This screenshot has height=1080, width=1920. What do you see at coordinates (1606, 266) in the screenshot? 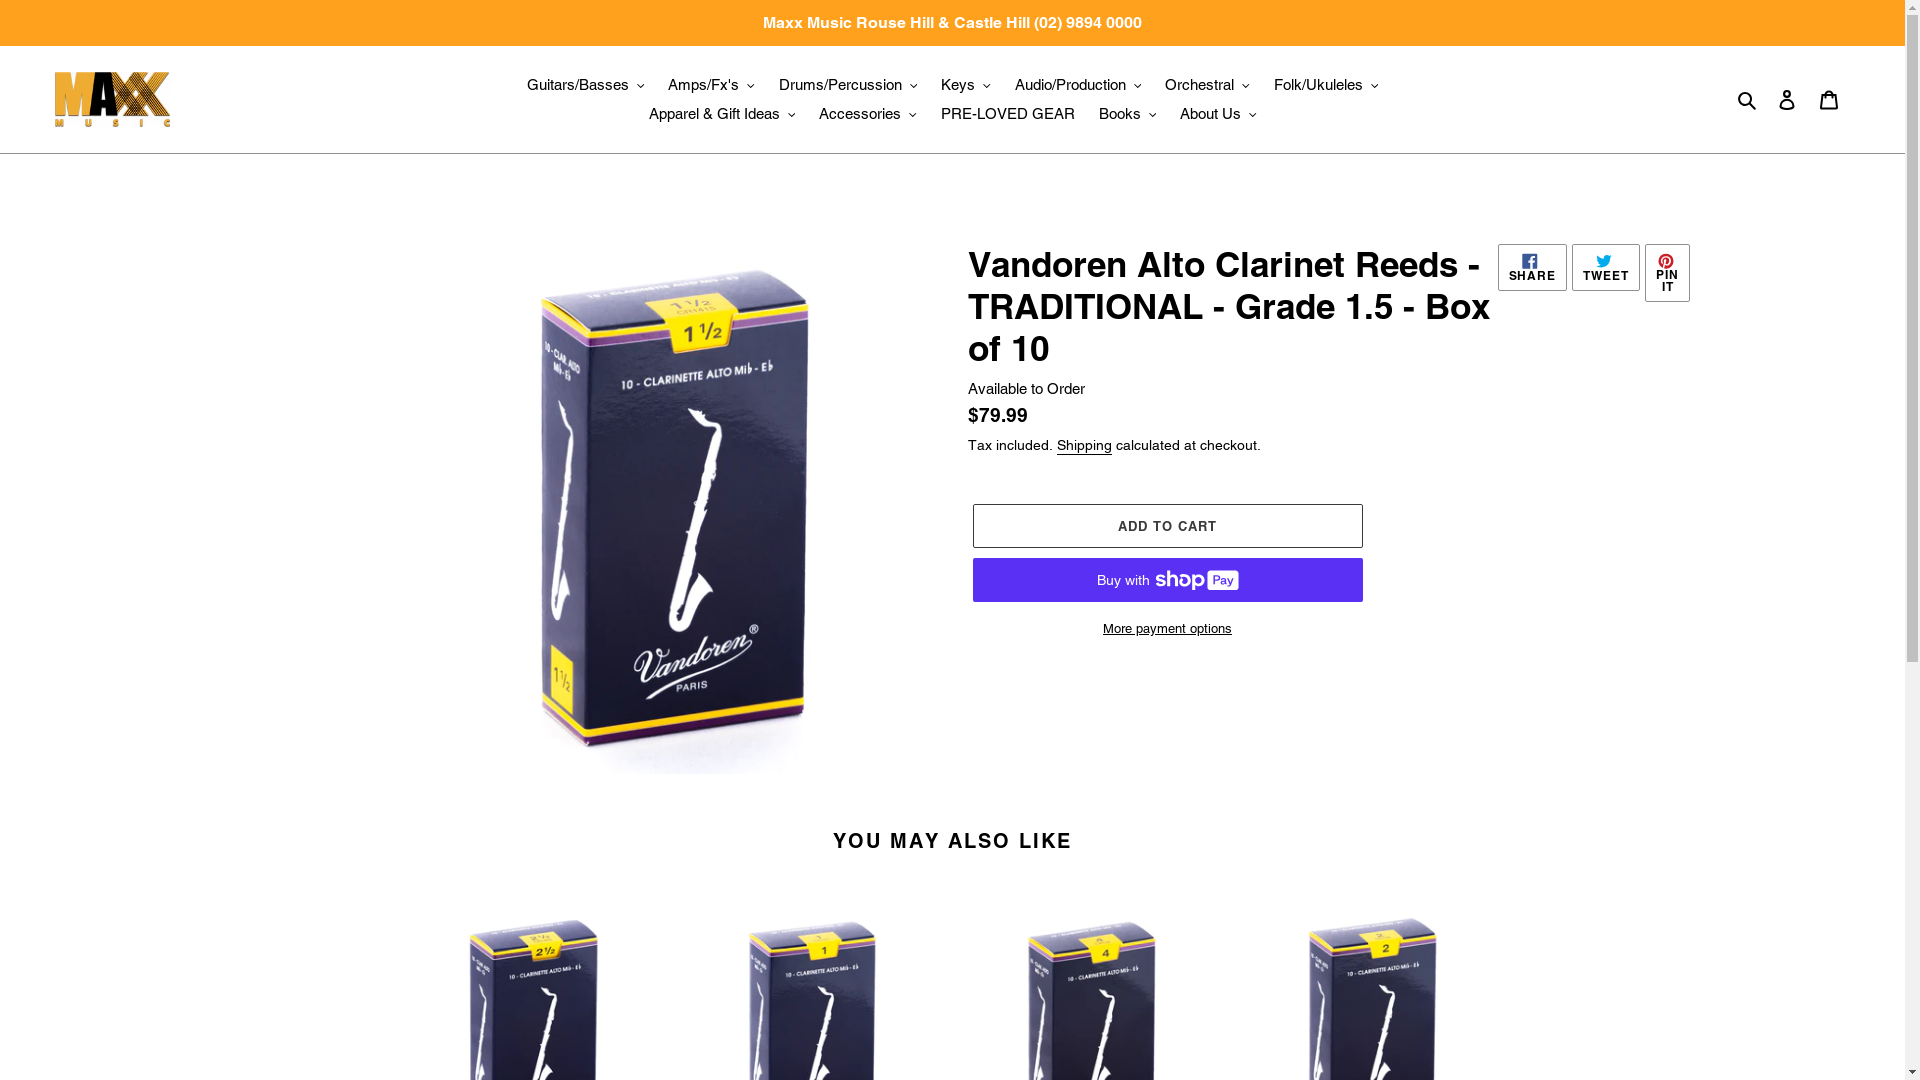
I see `'TWEET` at bounding box center [1606, 266].